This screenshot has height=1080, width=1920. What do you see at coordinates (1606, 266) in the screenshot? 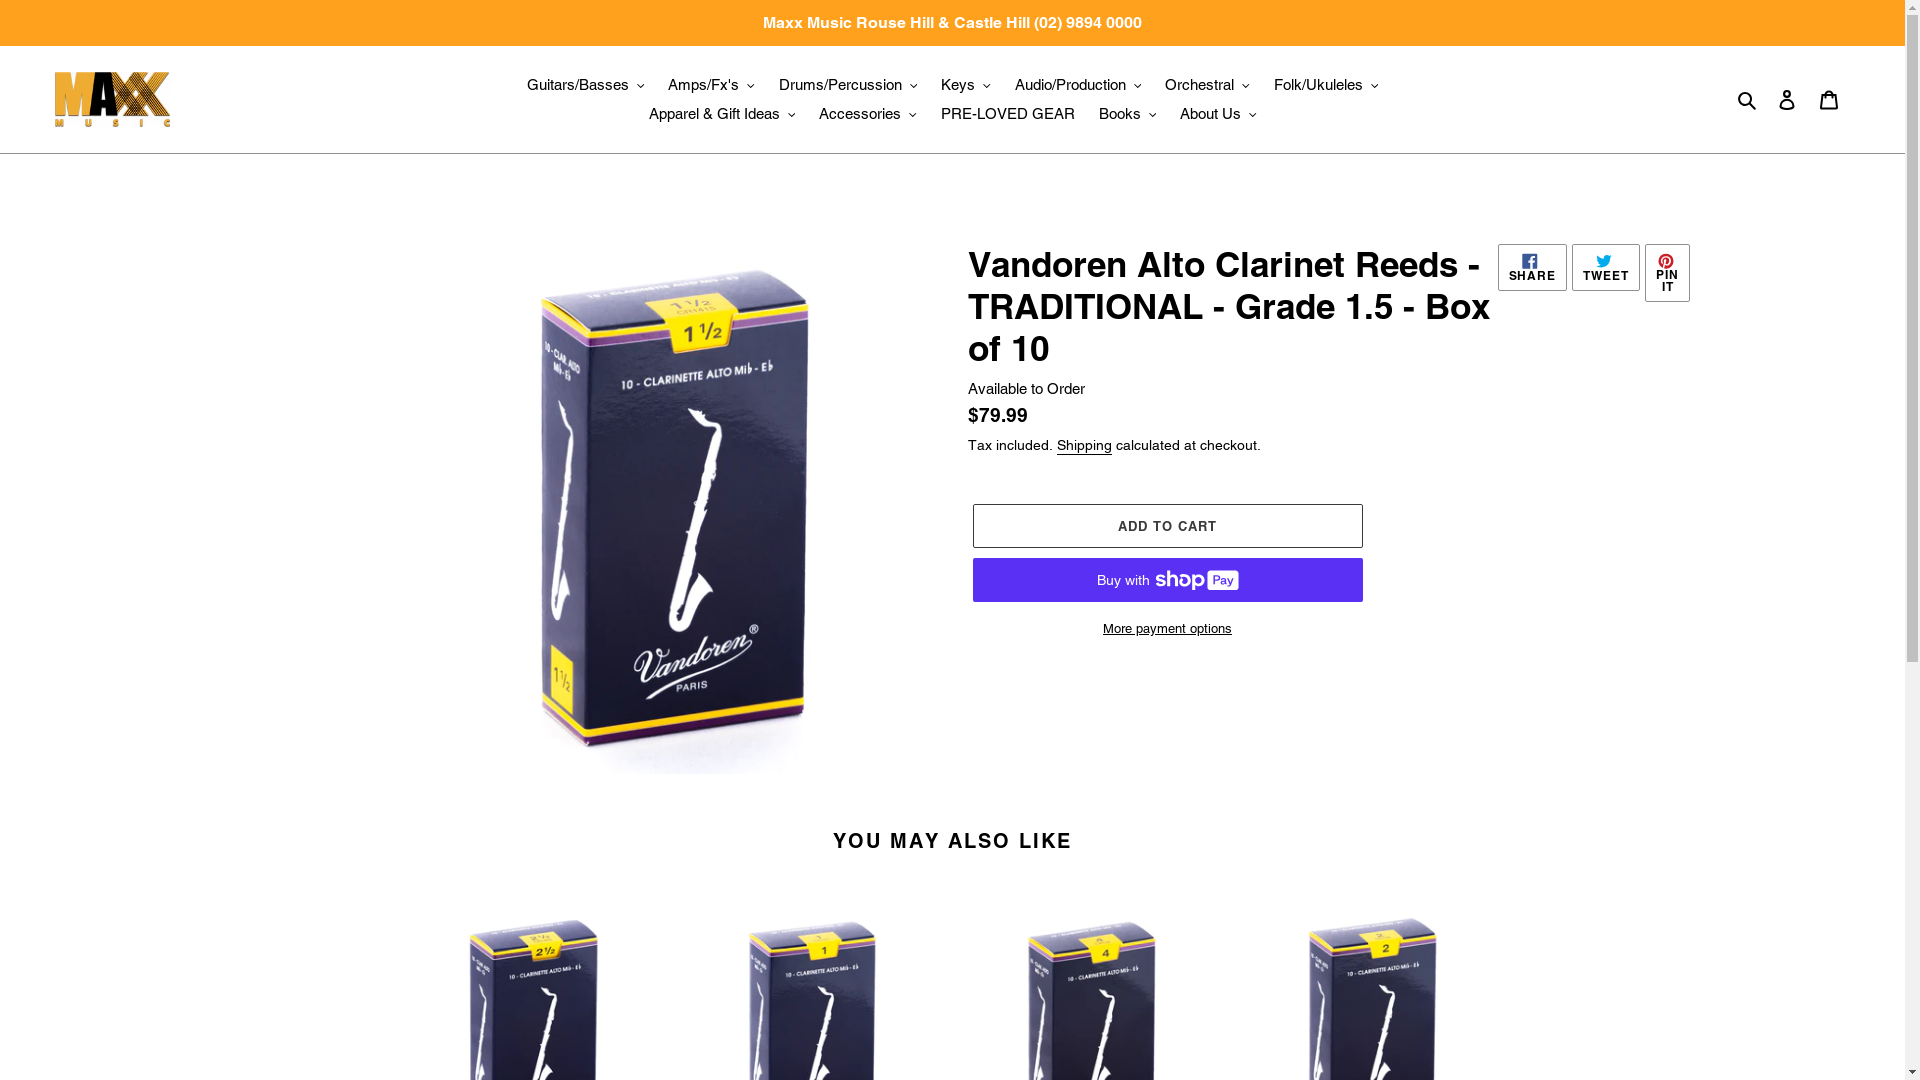
I see `'TWEET` at bounding box center [1606, 266].